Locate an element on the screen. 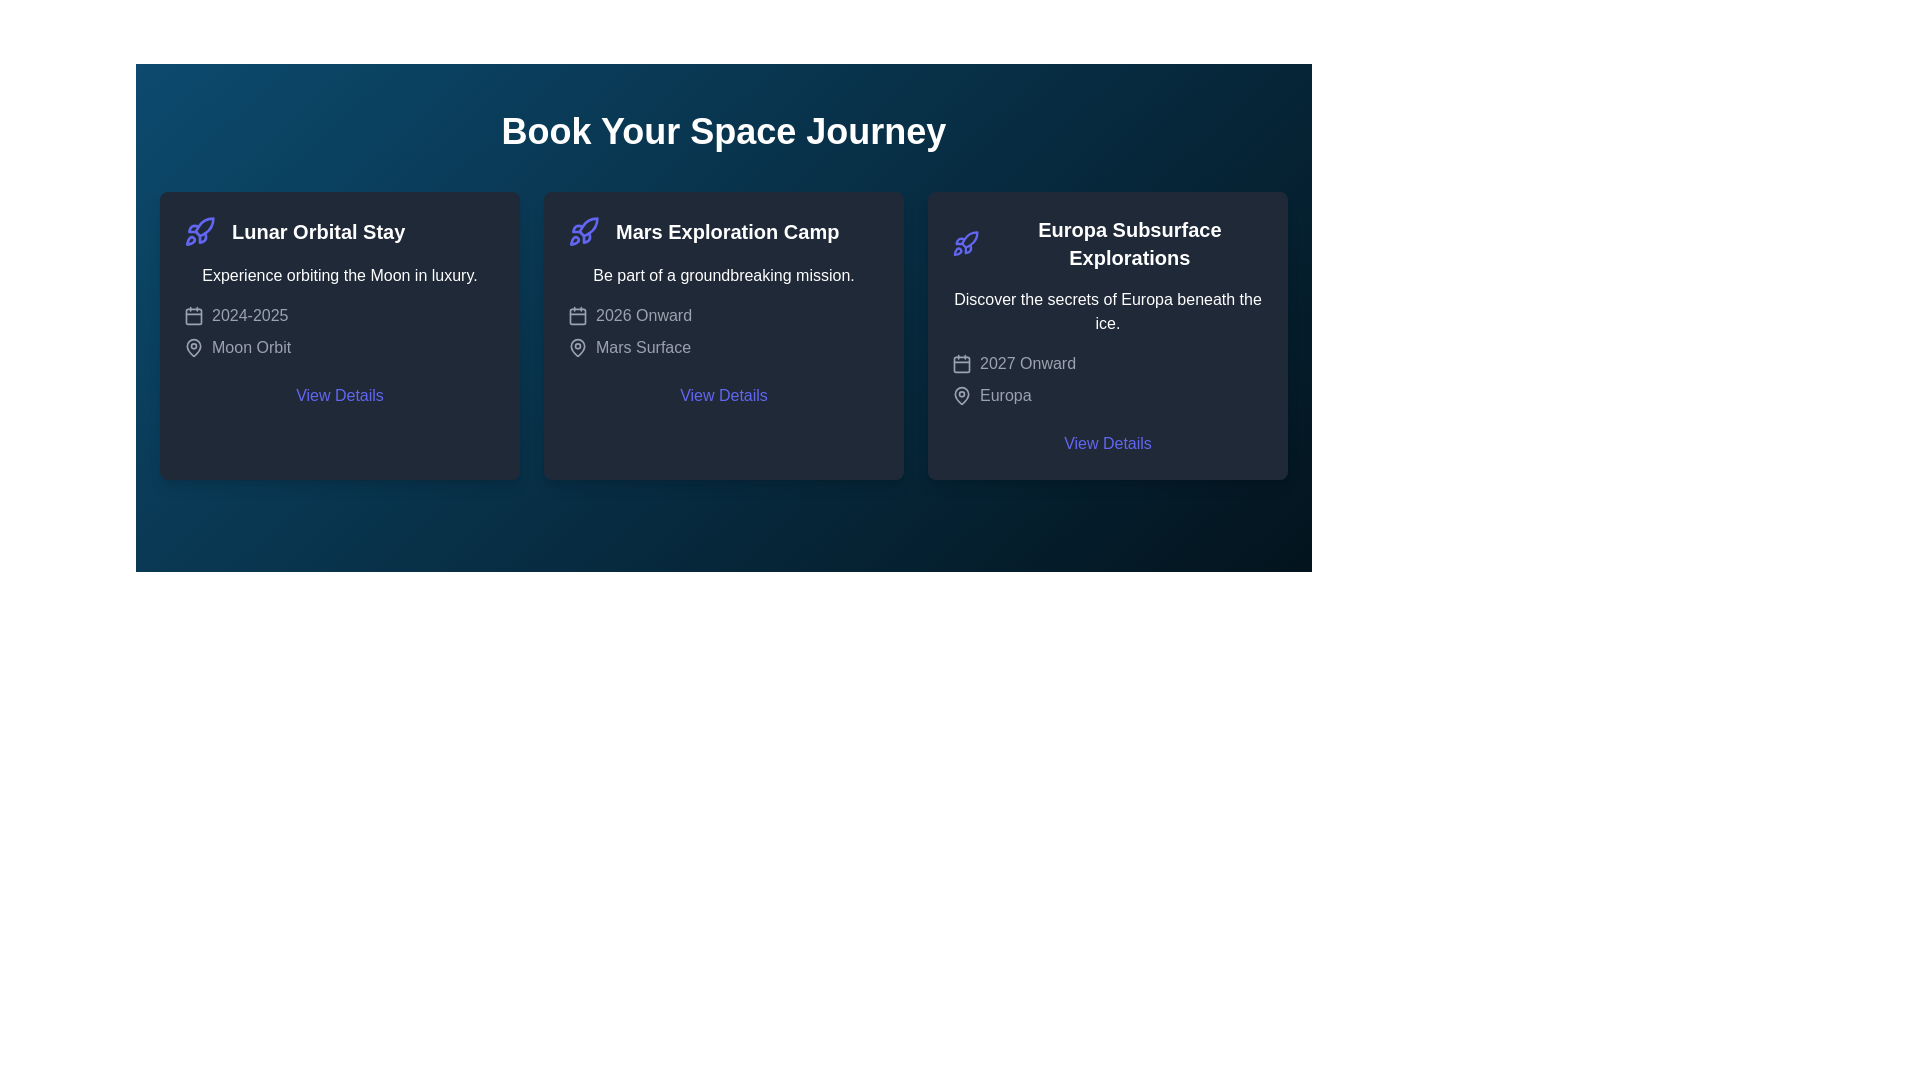 The width and height of the screenshot is (1920, 1080). the second card in the Mars Exploration Camp program information panel is located at coordinates (723, 334).